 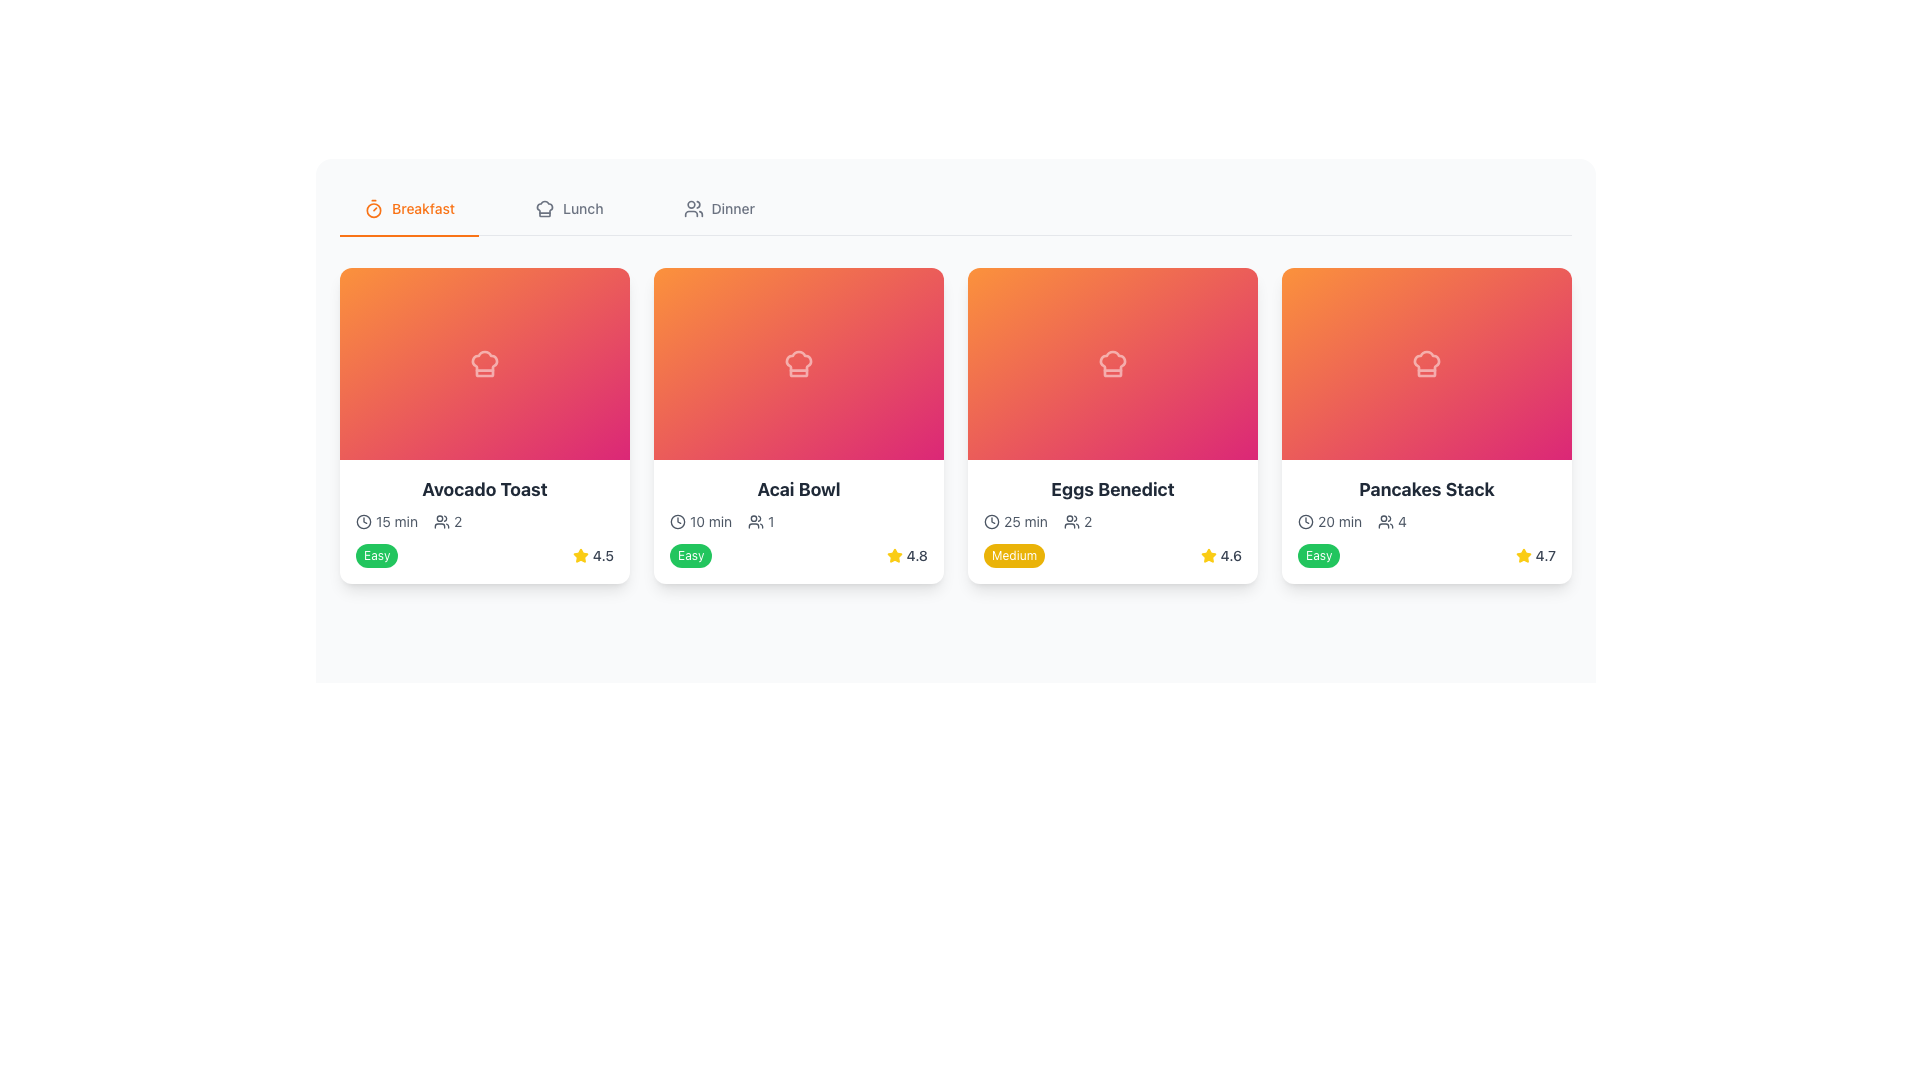 I want to click on the informational label displaying '20 min' in gray font, which is positioned to the right of the clock icon within the 'Pancakes Stack' recipe card, so click(x=1329, y=520).